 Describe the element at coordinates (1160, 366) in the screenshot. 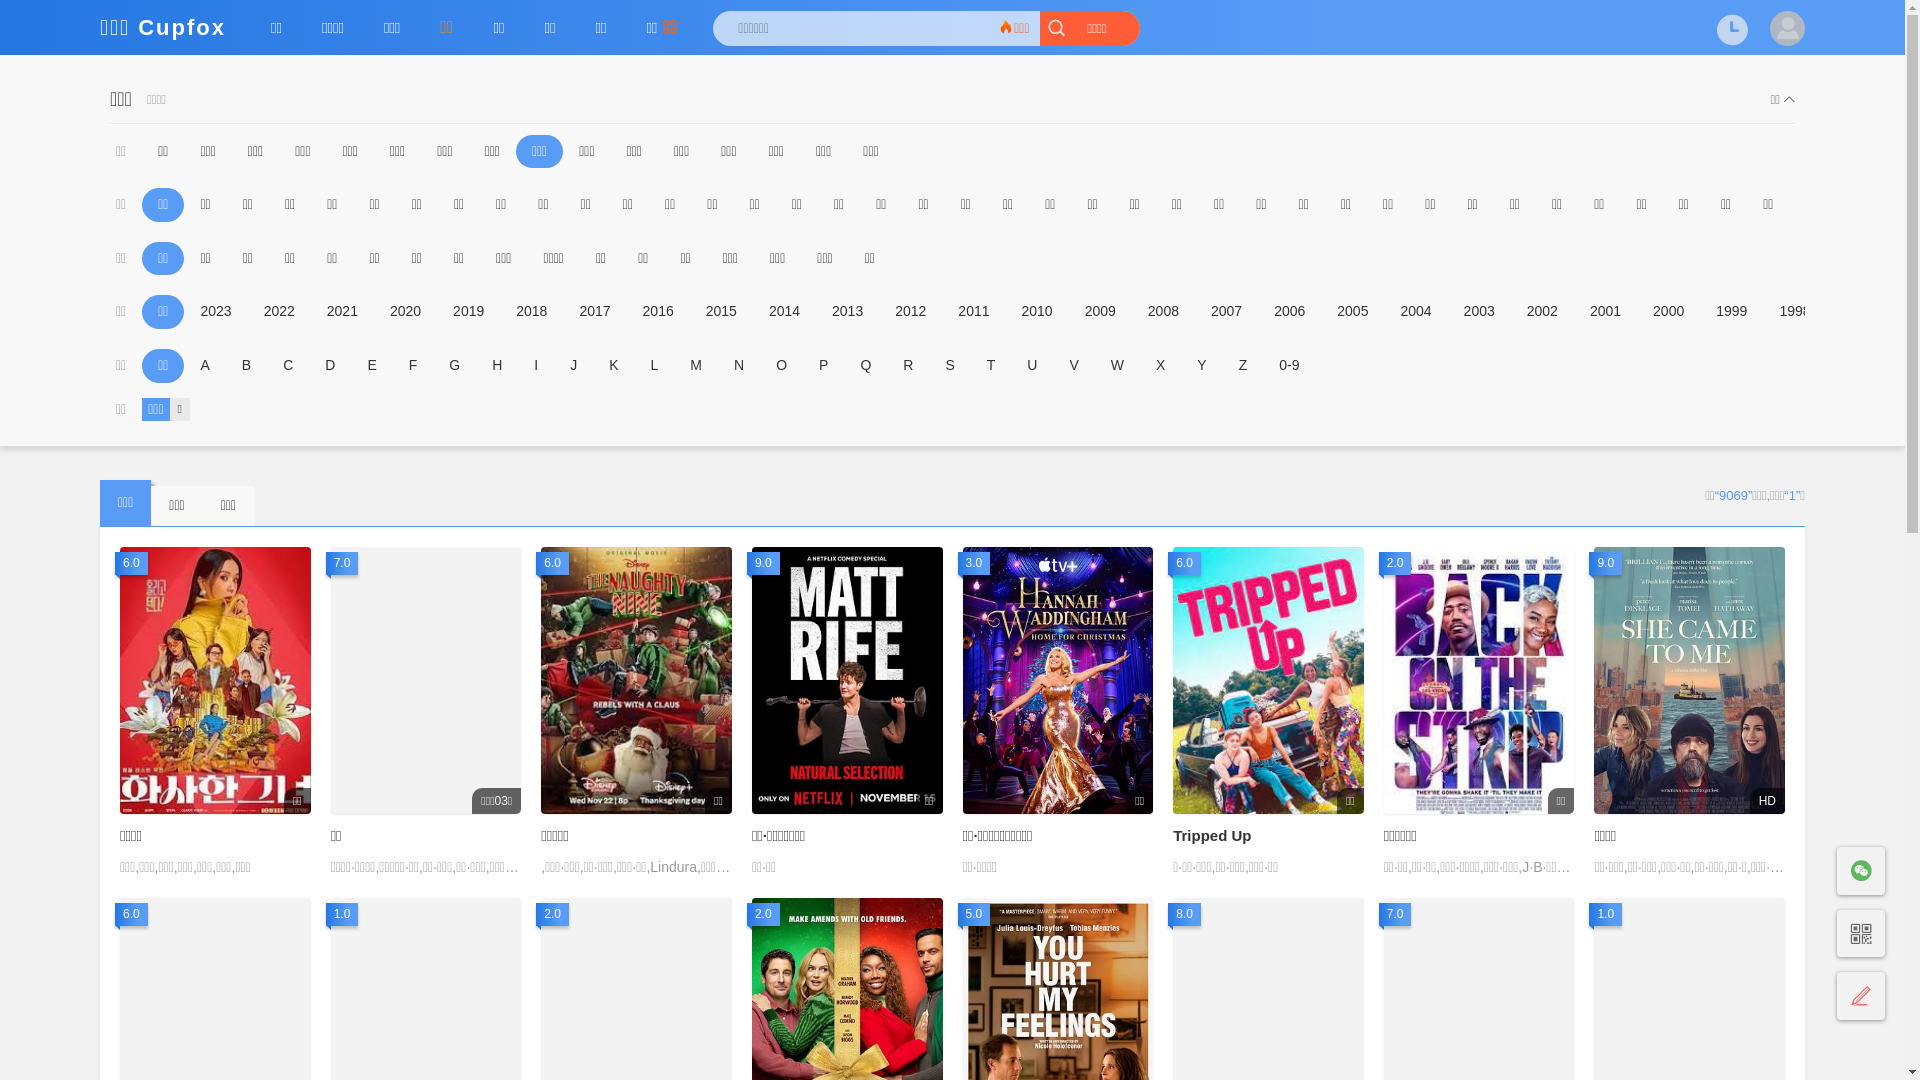

I see `'X'` at that location.